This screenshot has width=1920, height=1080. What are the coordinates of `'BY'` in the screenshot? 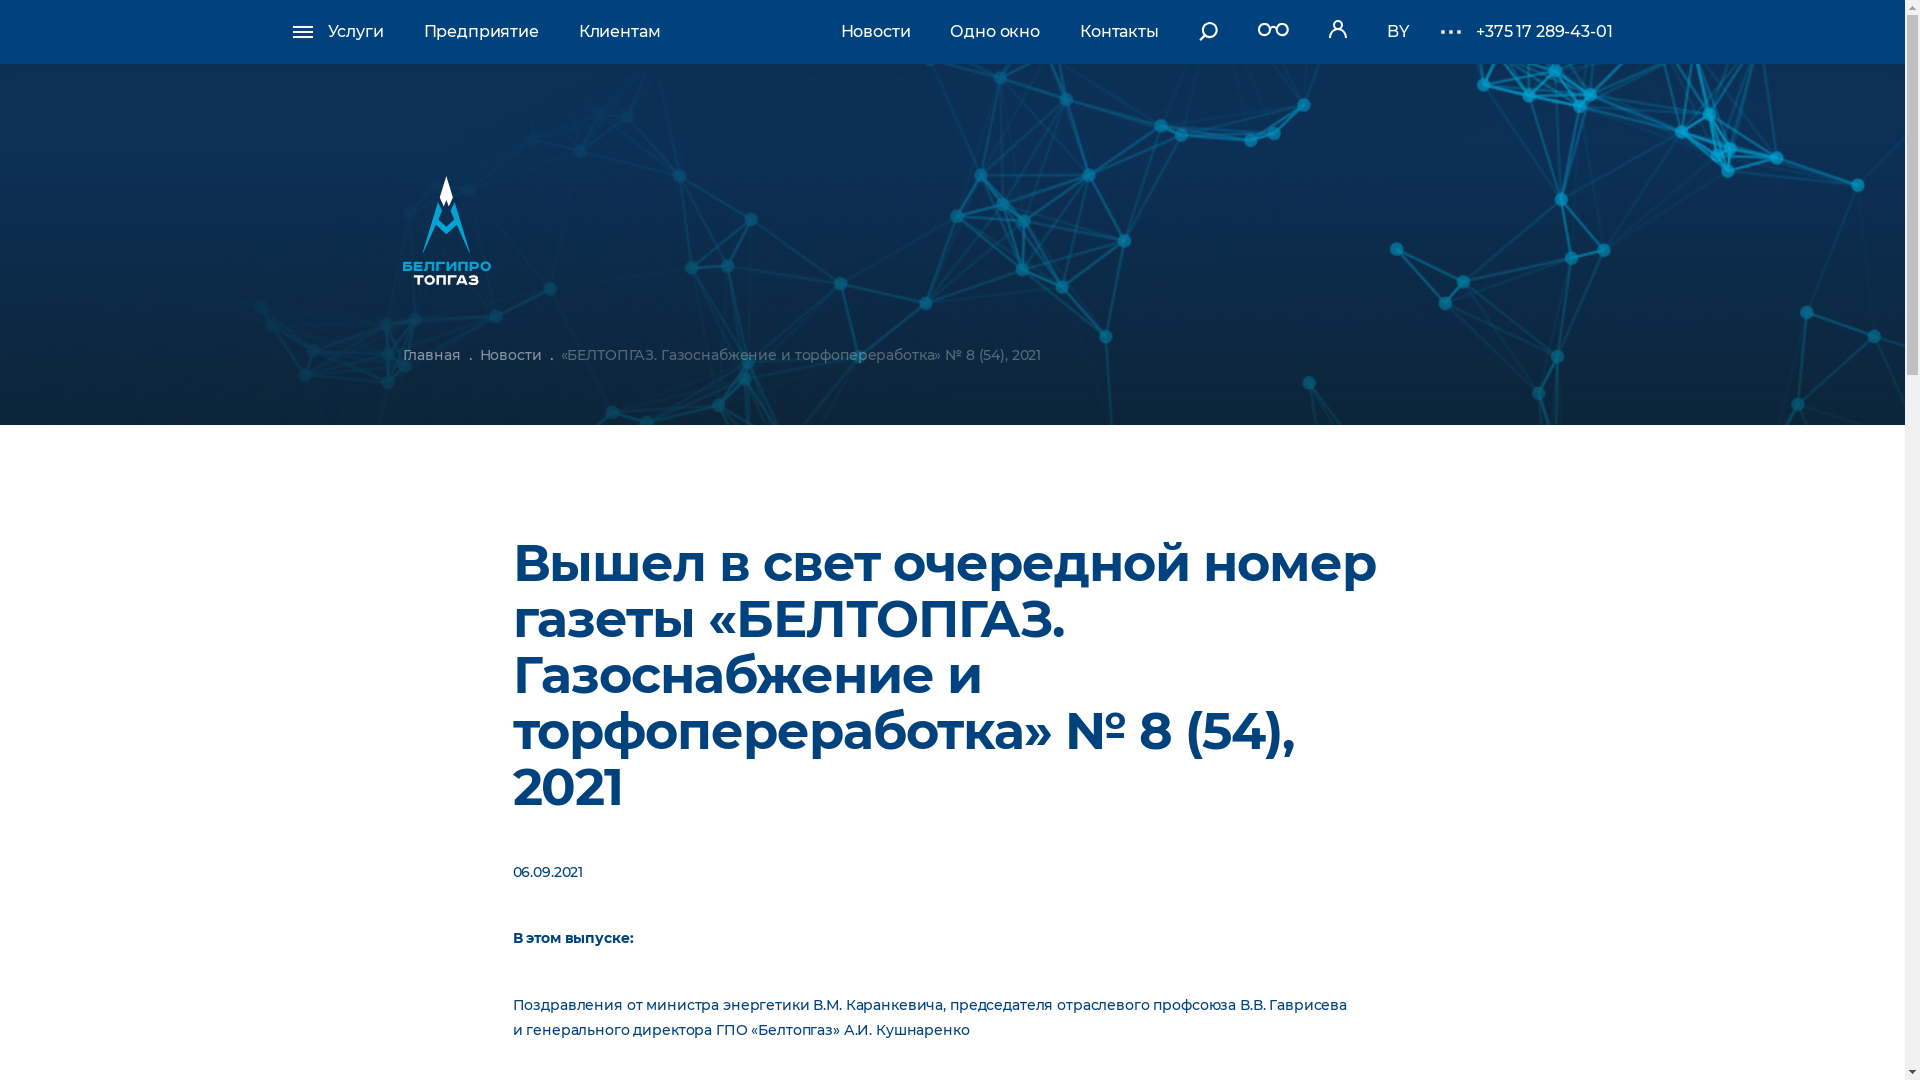 It's located at (1386, 32).